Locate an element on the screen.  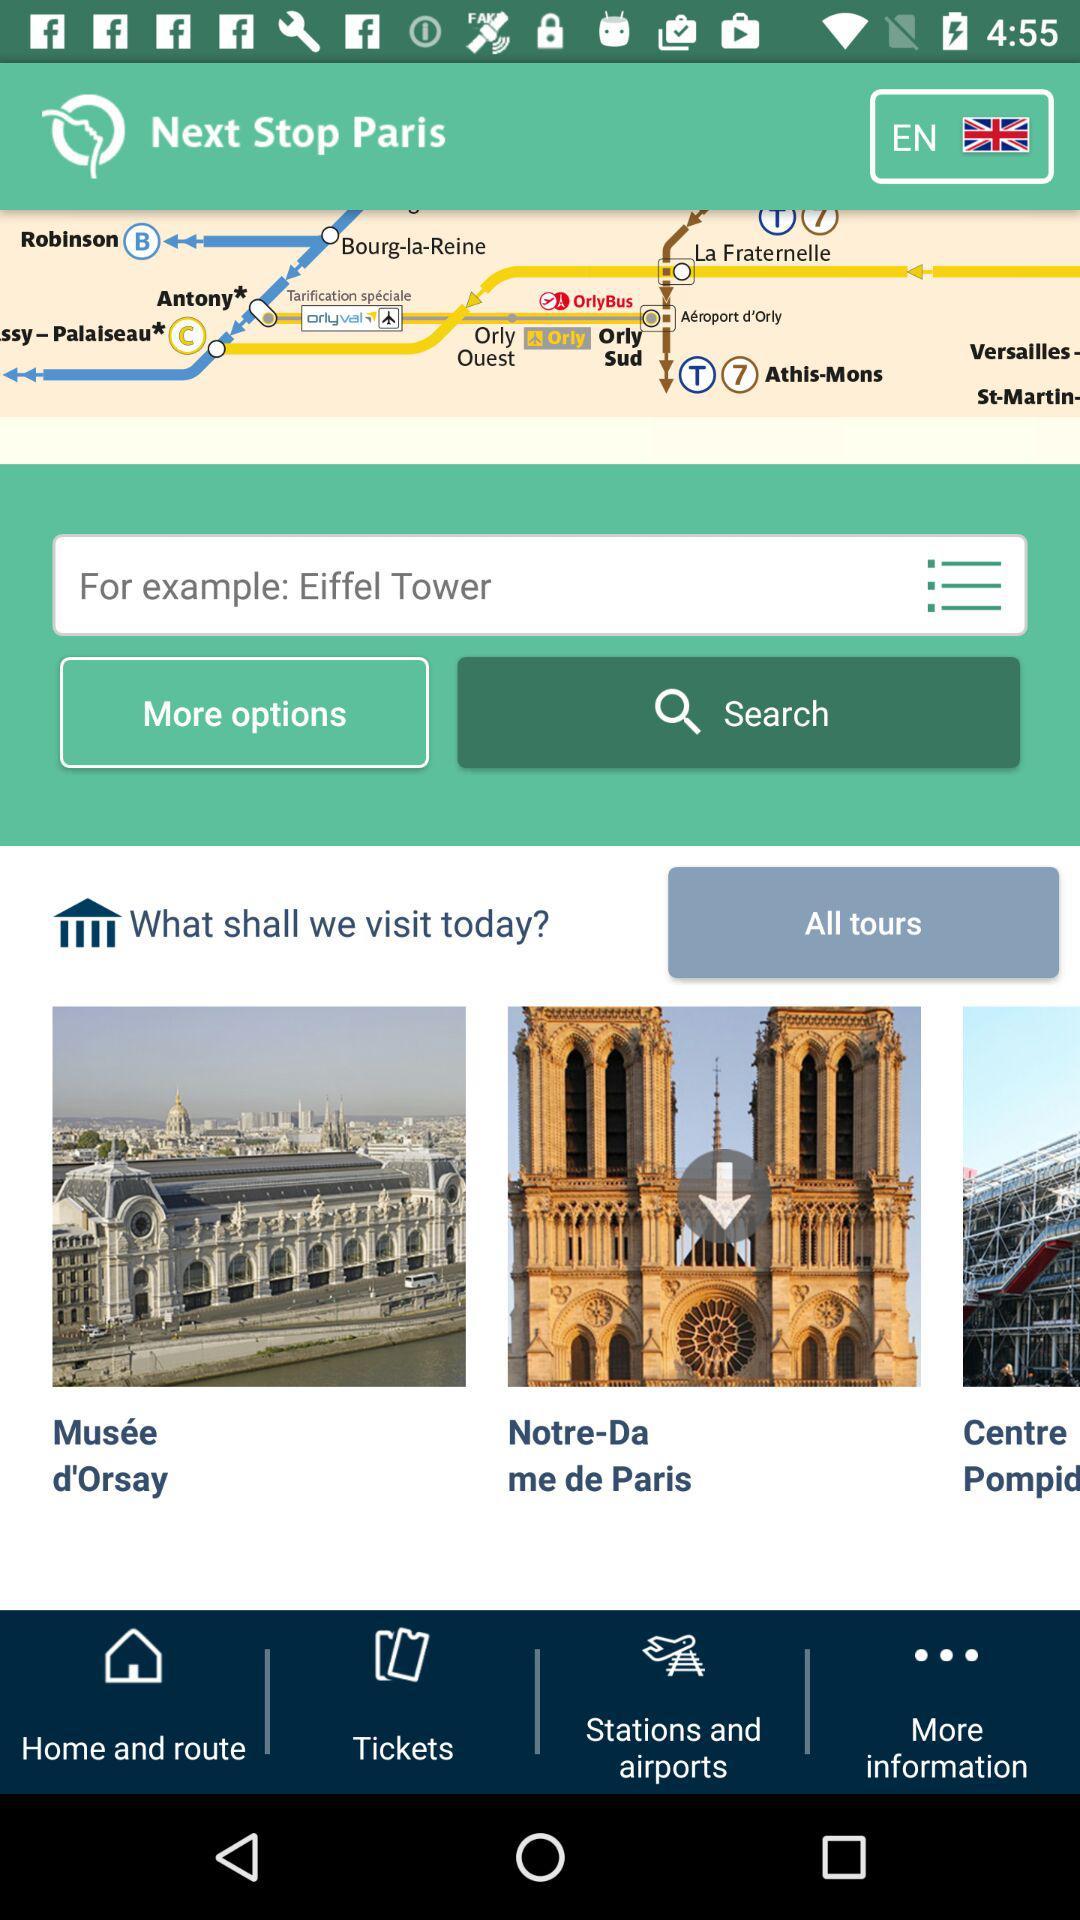
the icon next to the what shall we is located at coordinates (862, 921).